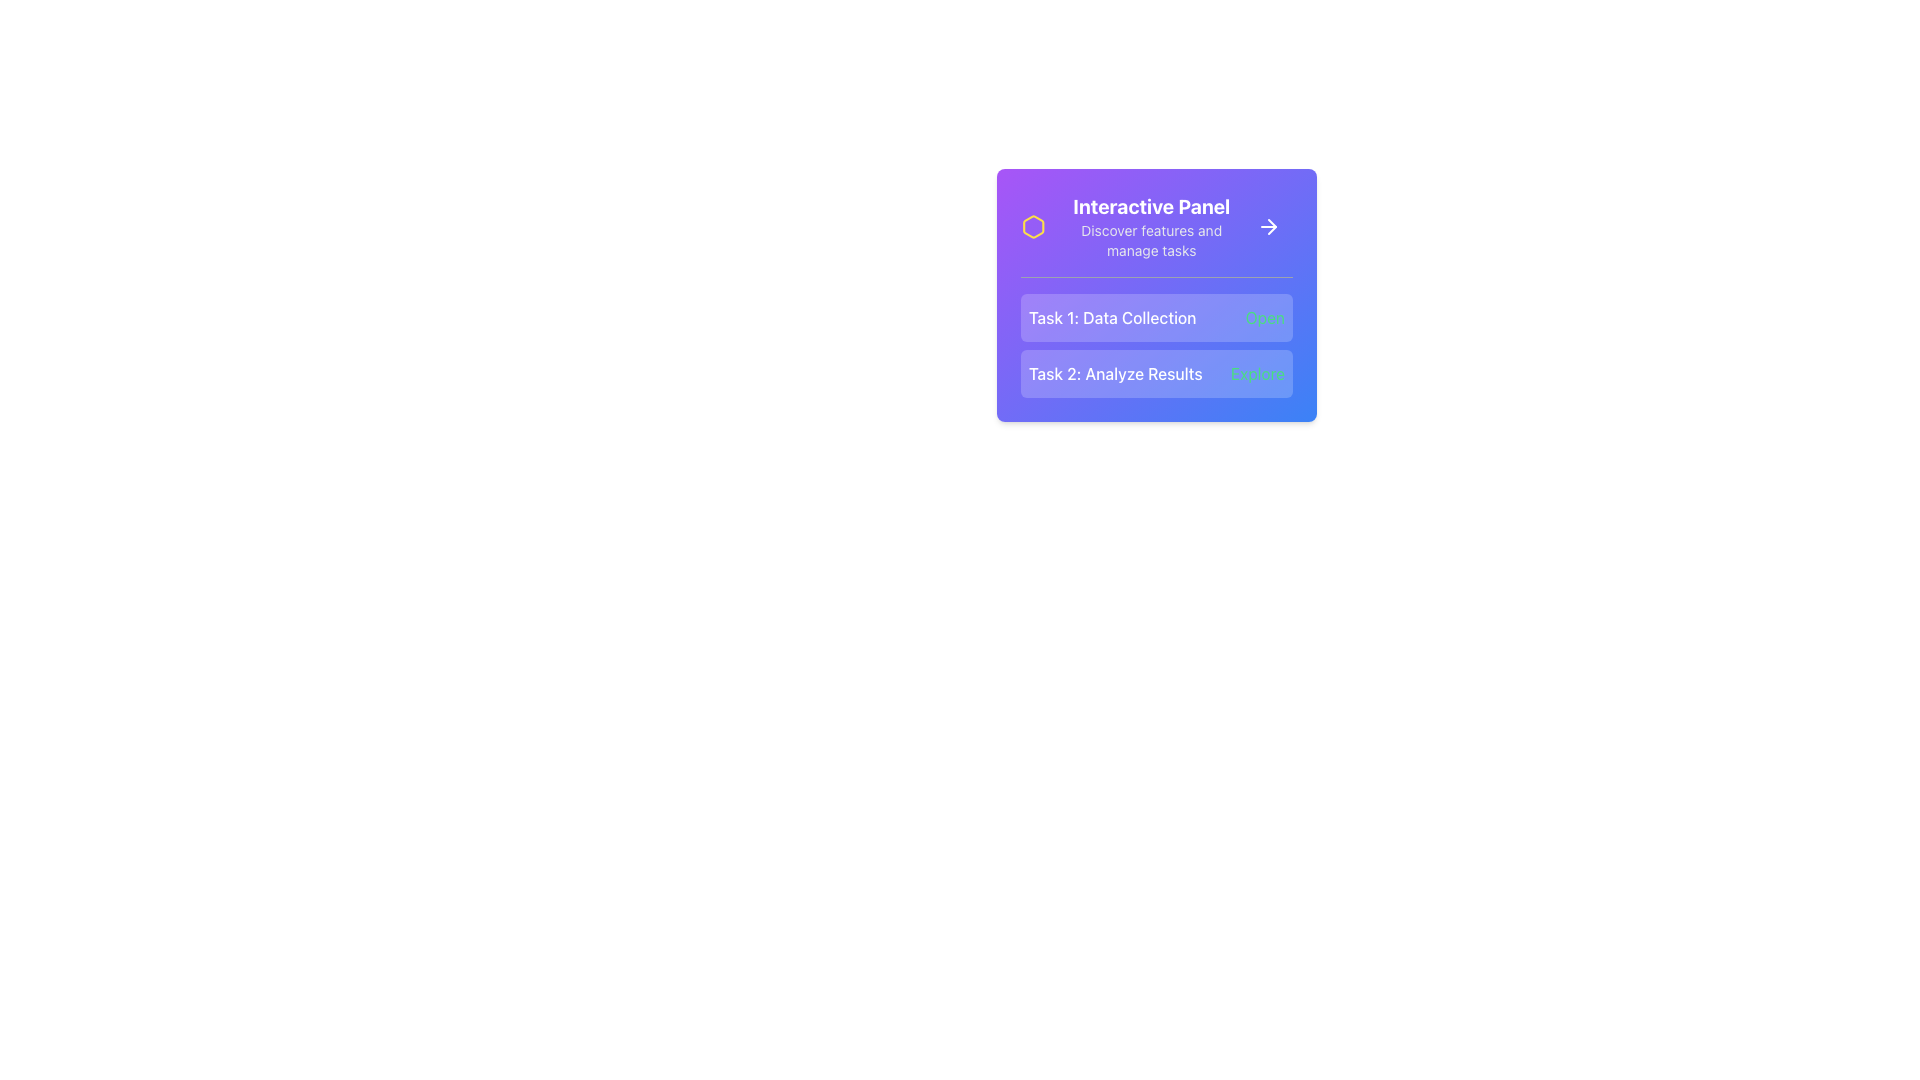 The image size is (1920, 1080). Describe the element at coordinates (1267, 226) in the screenshot. I see `the small, rounded white button with a right-pointing arrow icon located in the top right corner of the 'Interactive Panel' to trigger the hover effect and change its color to gray` at that location.